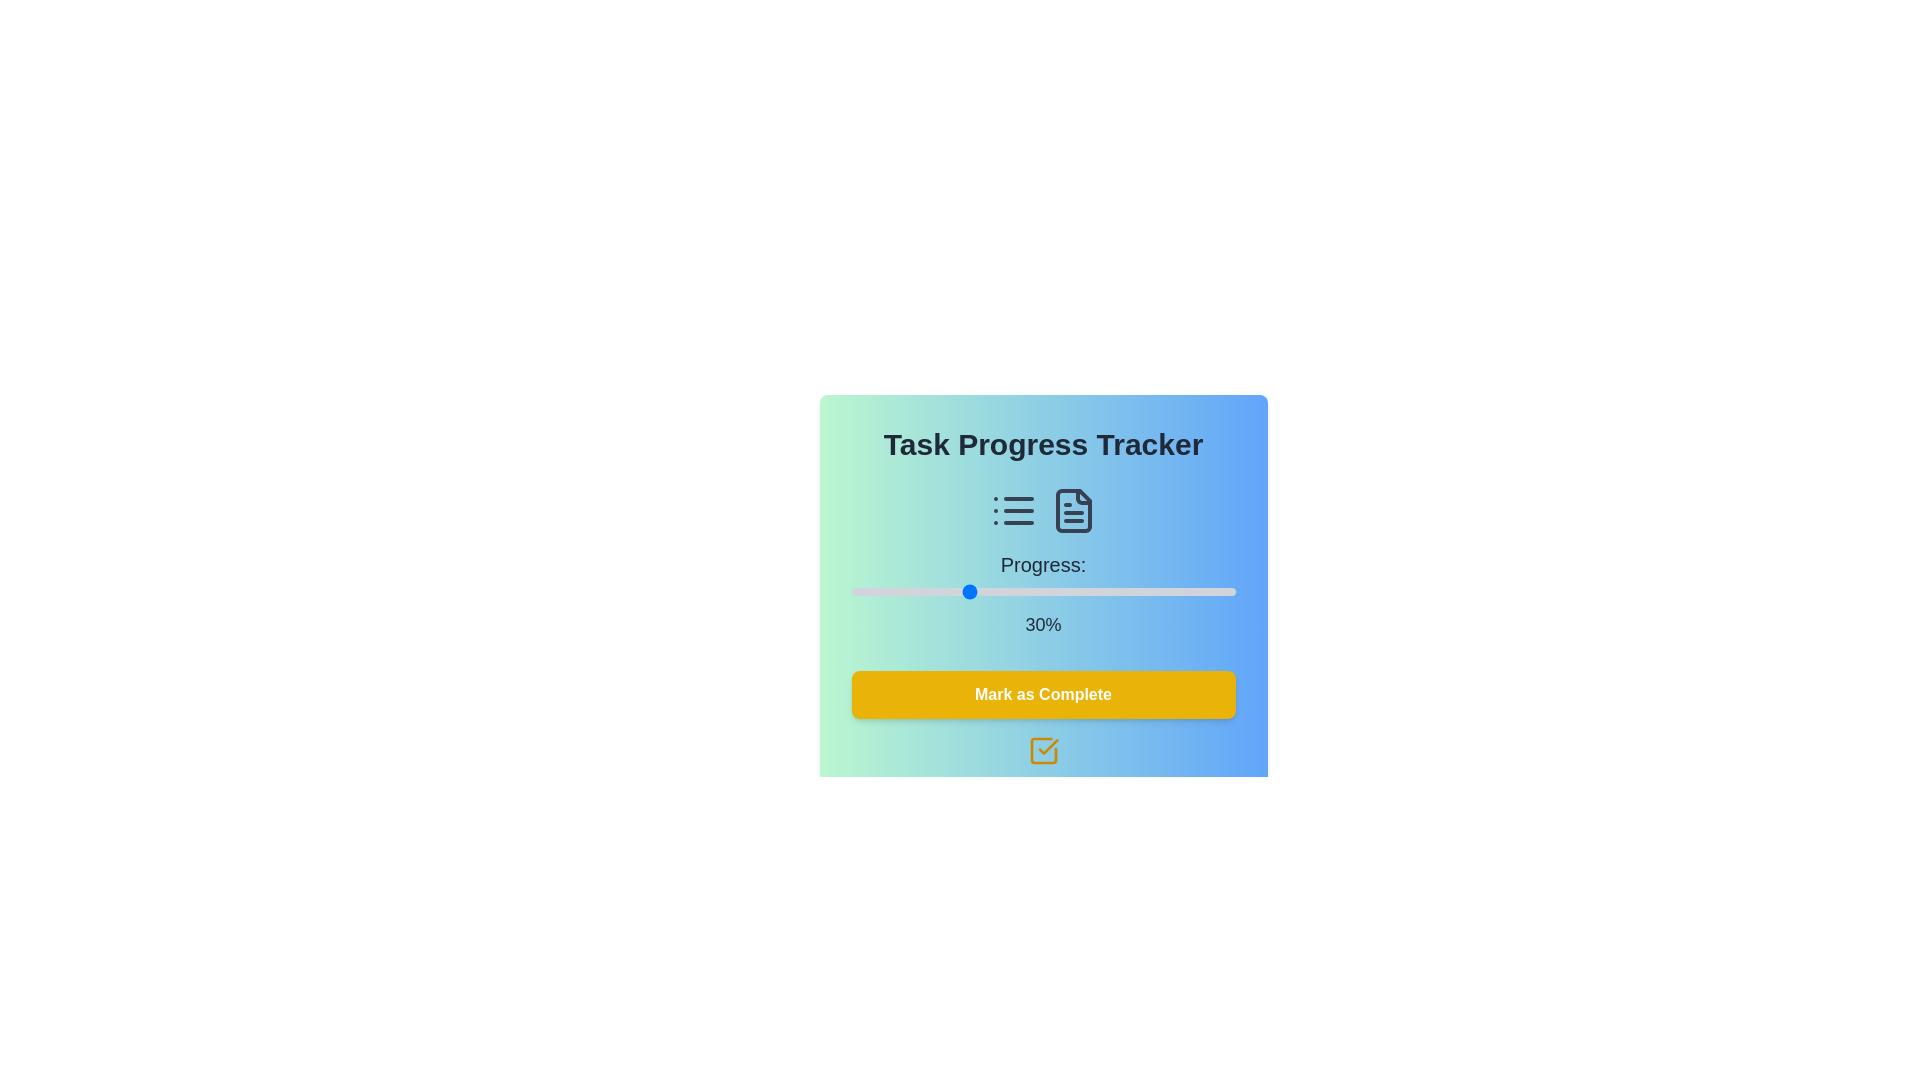 This screenshot has width=1920, height=1080. Describe the element at coordinates (1166, 590) in the screenshot. I see `the slider to set the progress to 82%` at that location.